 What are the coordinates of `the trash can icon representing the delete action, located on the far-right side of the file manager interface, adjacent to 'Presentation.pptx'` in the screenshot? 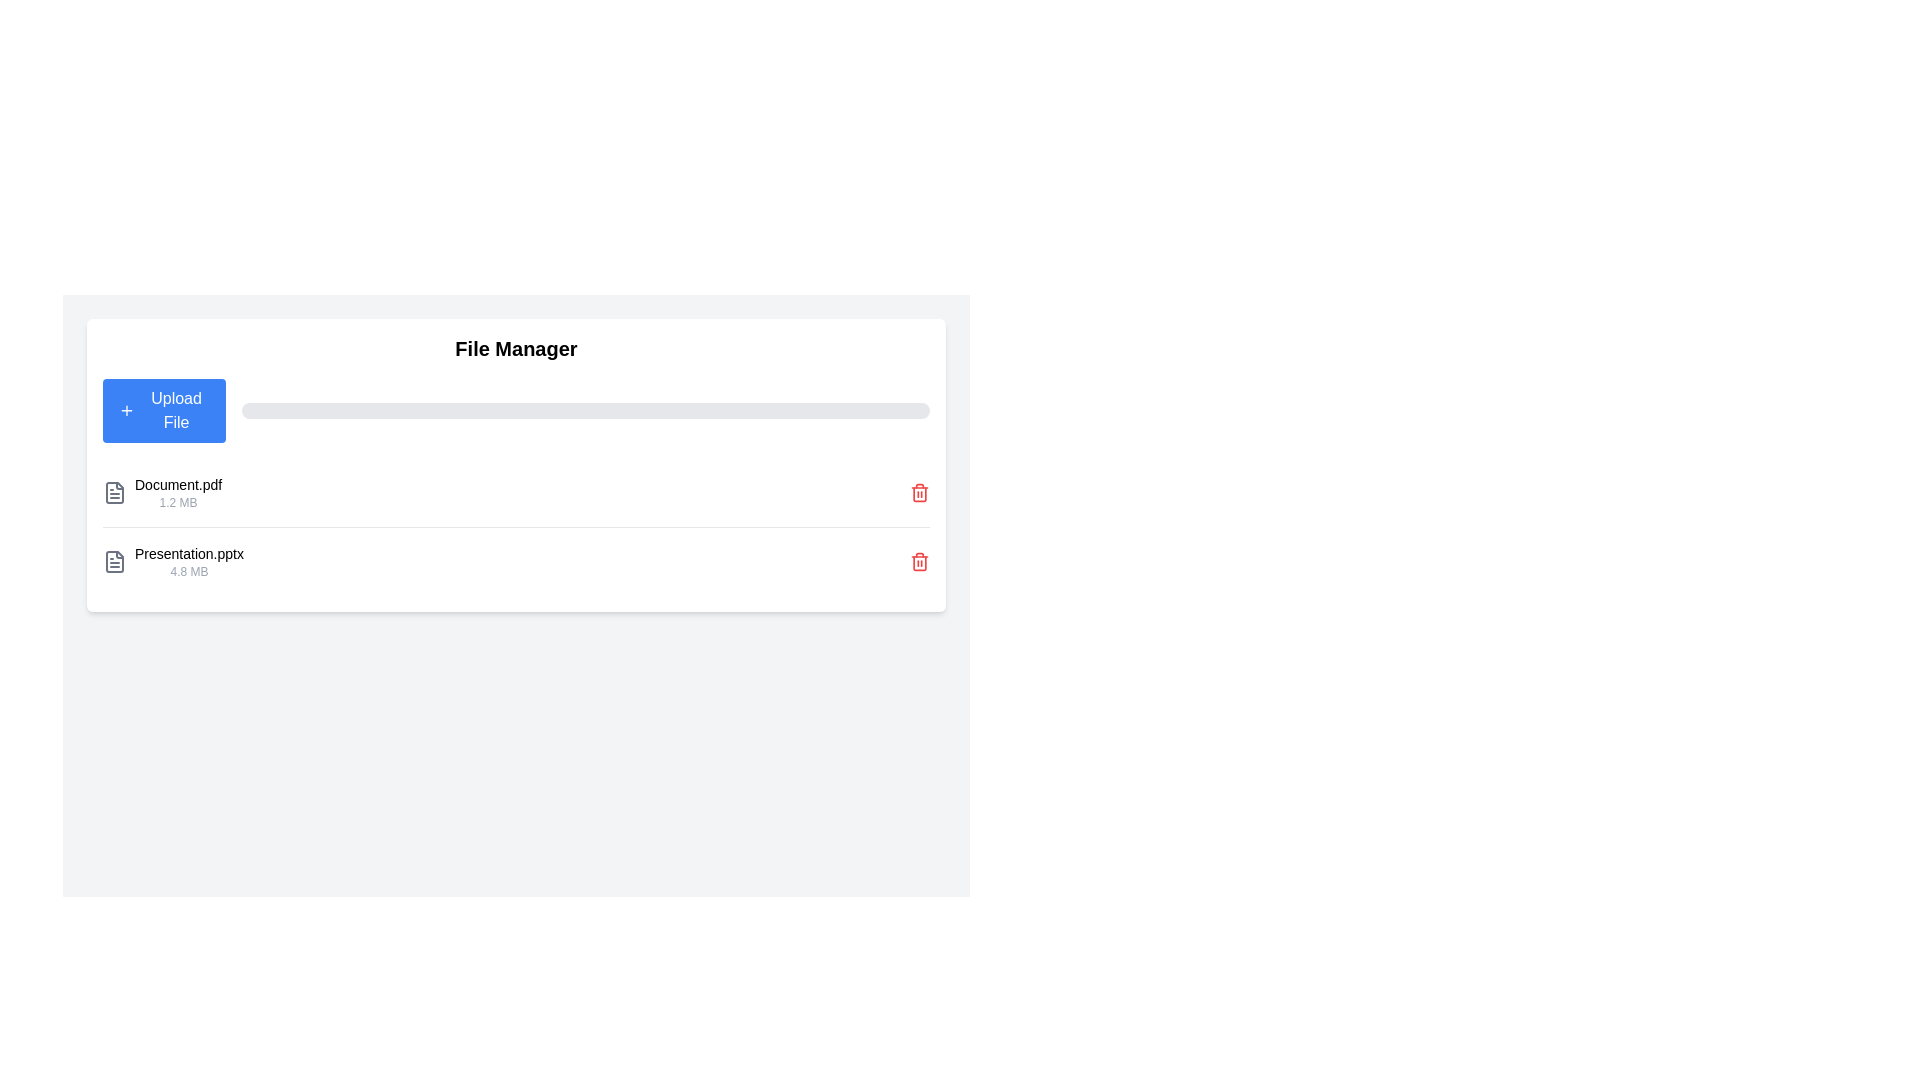 It's located at (919, 563).